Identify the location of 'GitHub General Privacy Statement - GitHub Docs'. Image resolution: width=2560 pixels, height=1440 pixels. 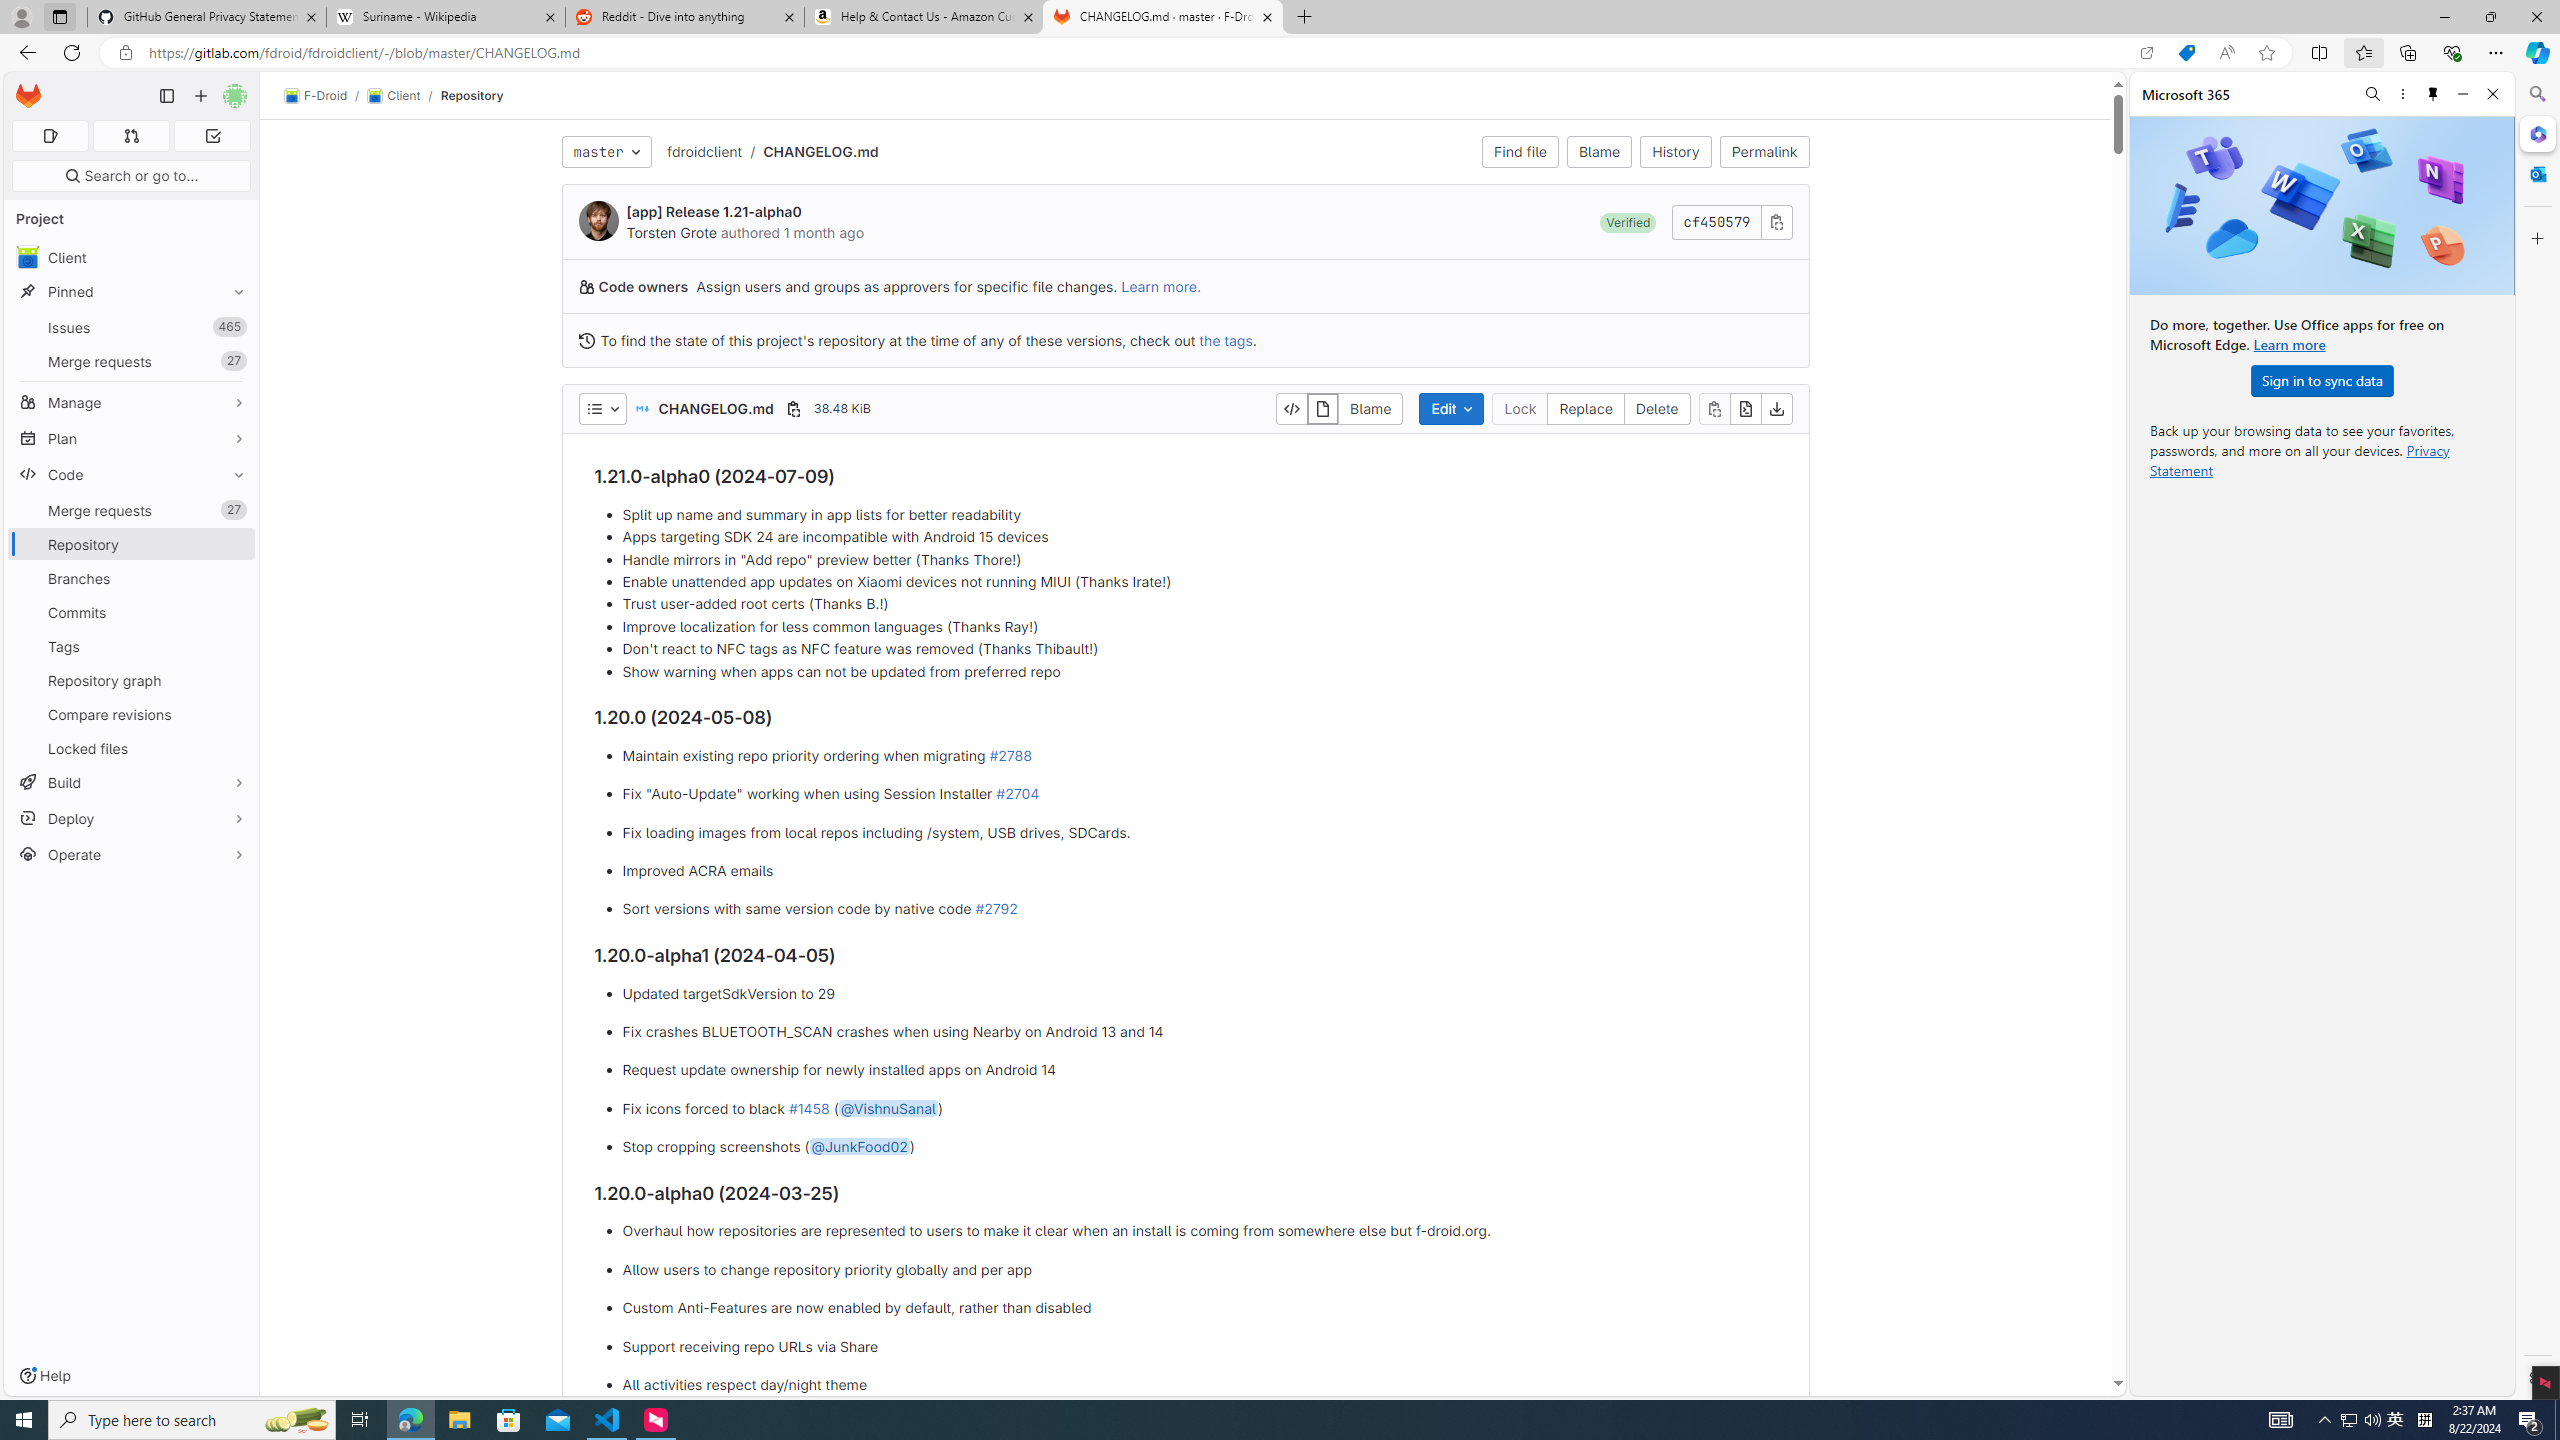
(207, 16).